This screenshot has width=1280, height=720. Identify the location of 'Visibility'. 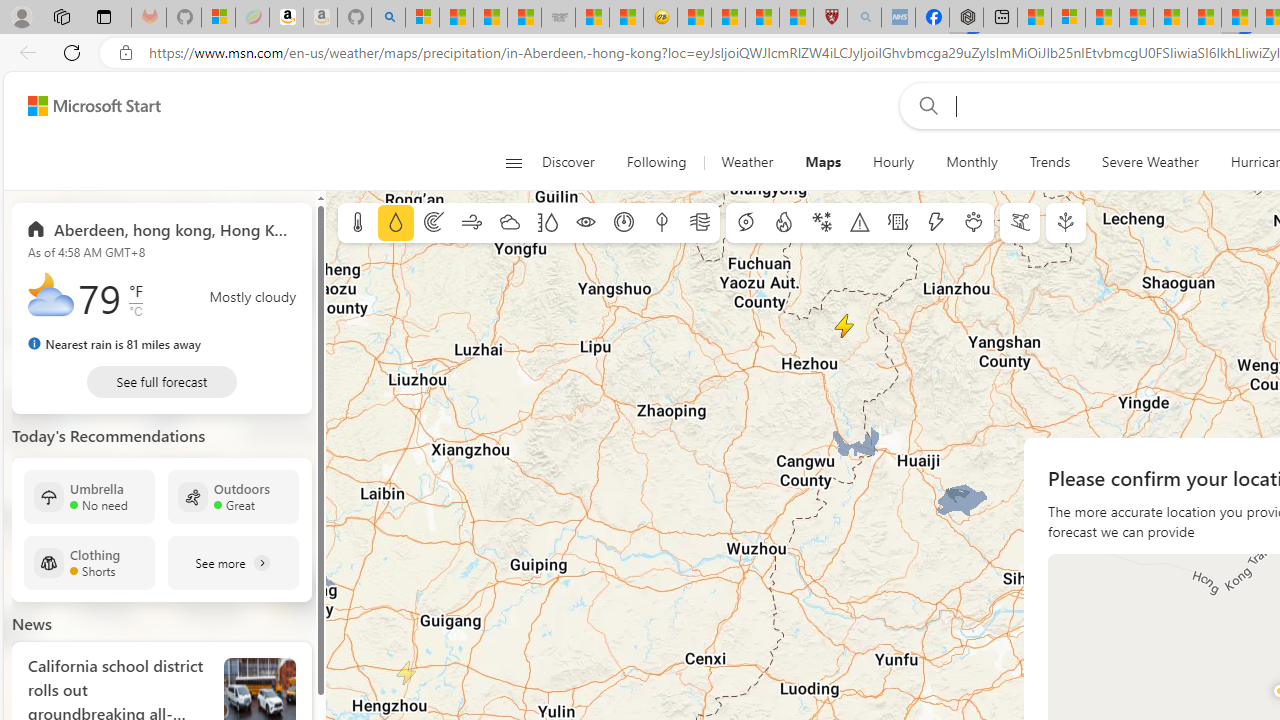
(585, 223).